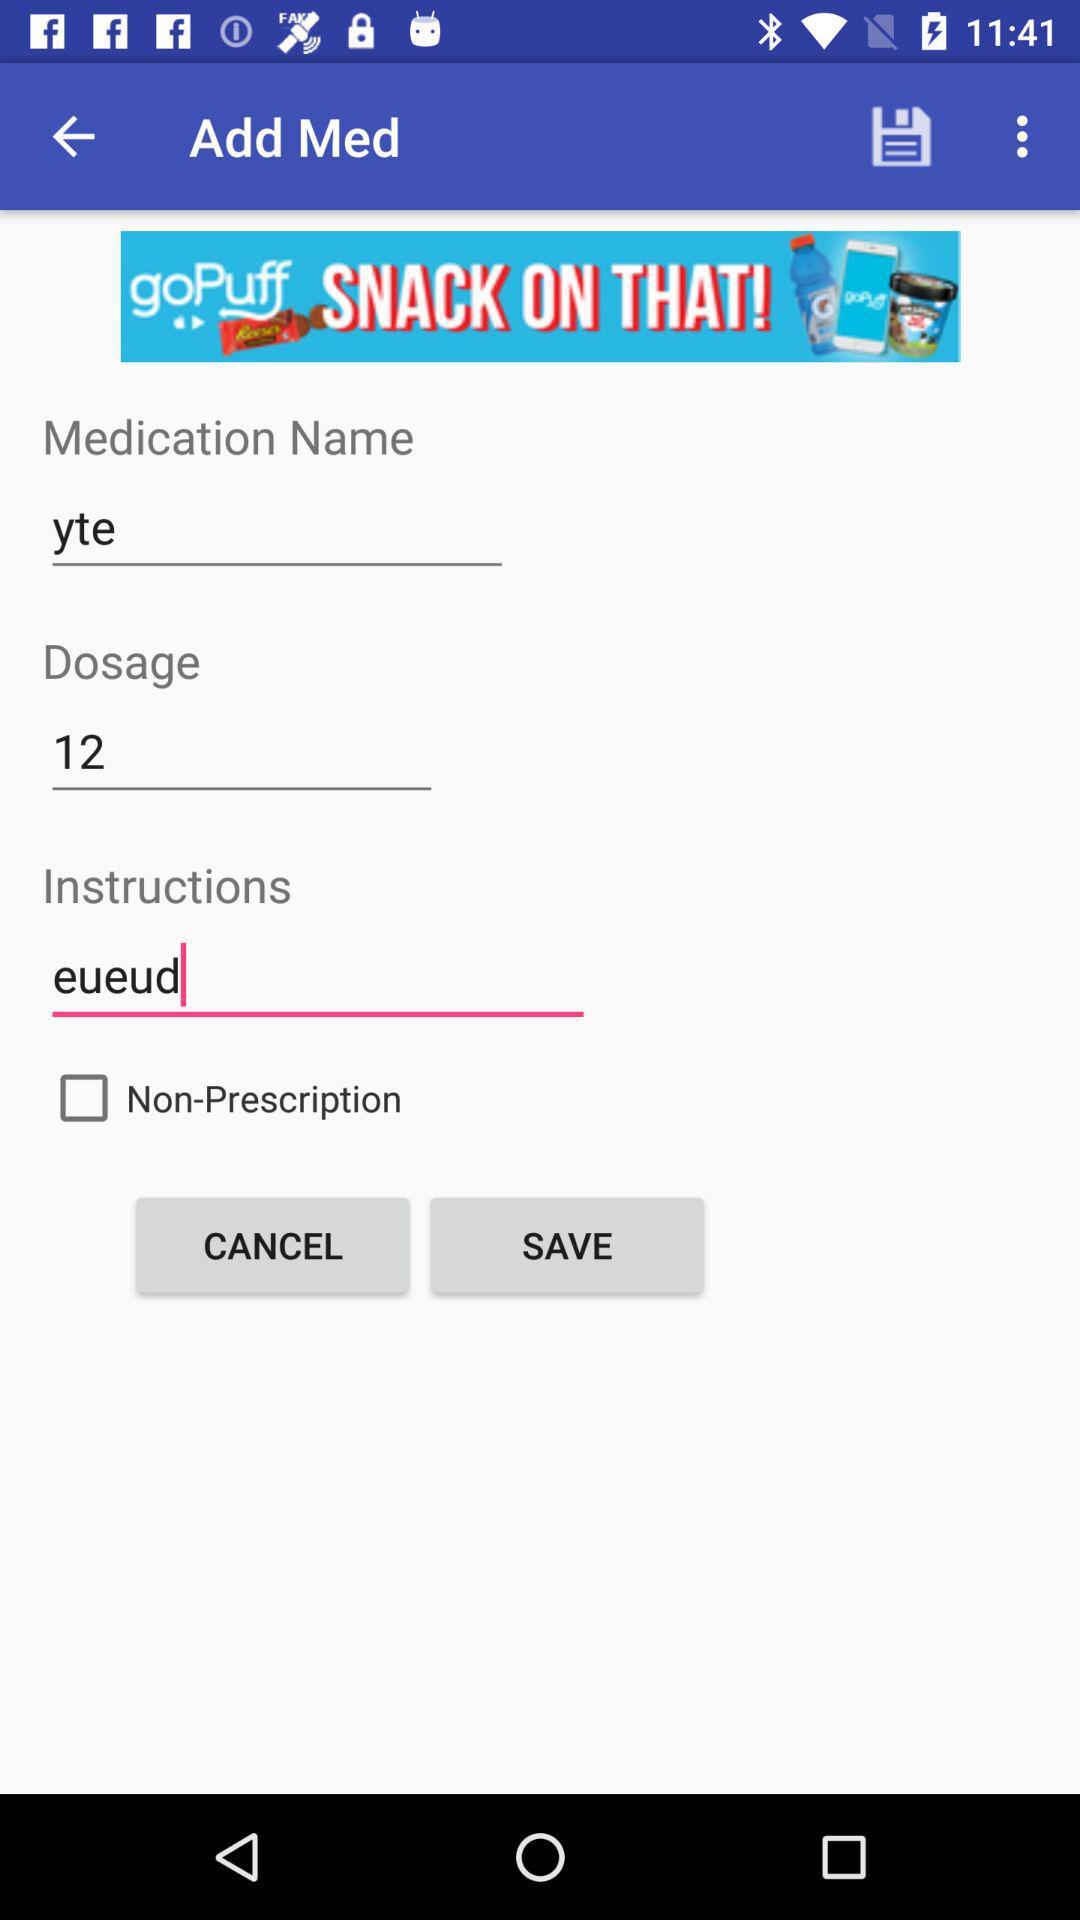  Describe the element at coordinates (567, 1243) in the screenshot. I see `tap on the save option just right to cancel` at that location.